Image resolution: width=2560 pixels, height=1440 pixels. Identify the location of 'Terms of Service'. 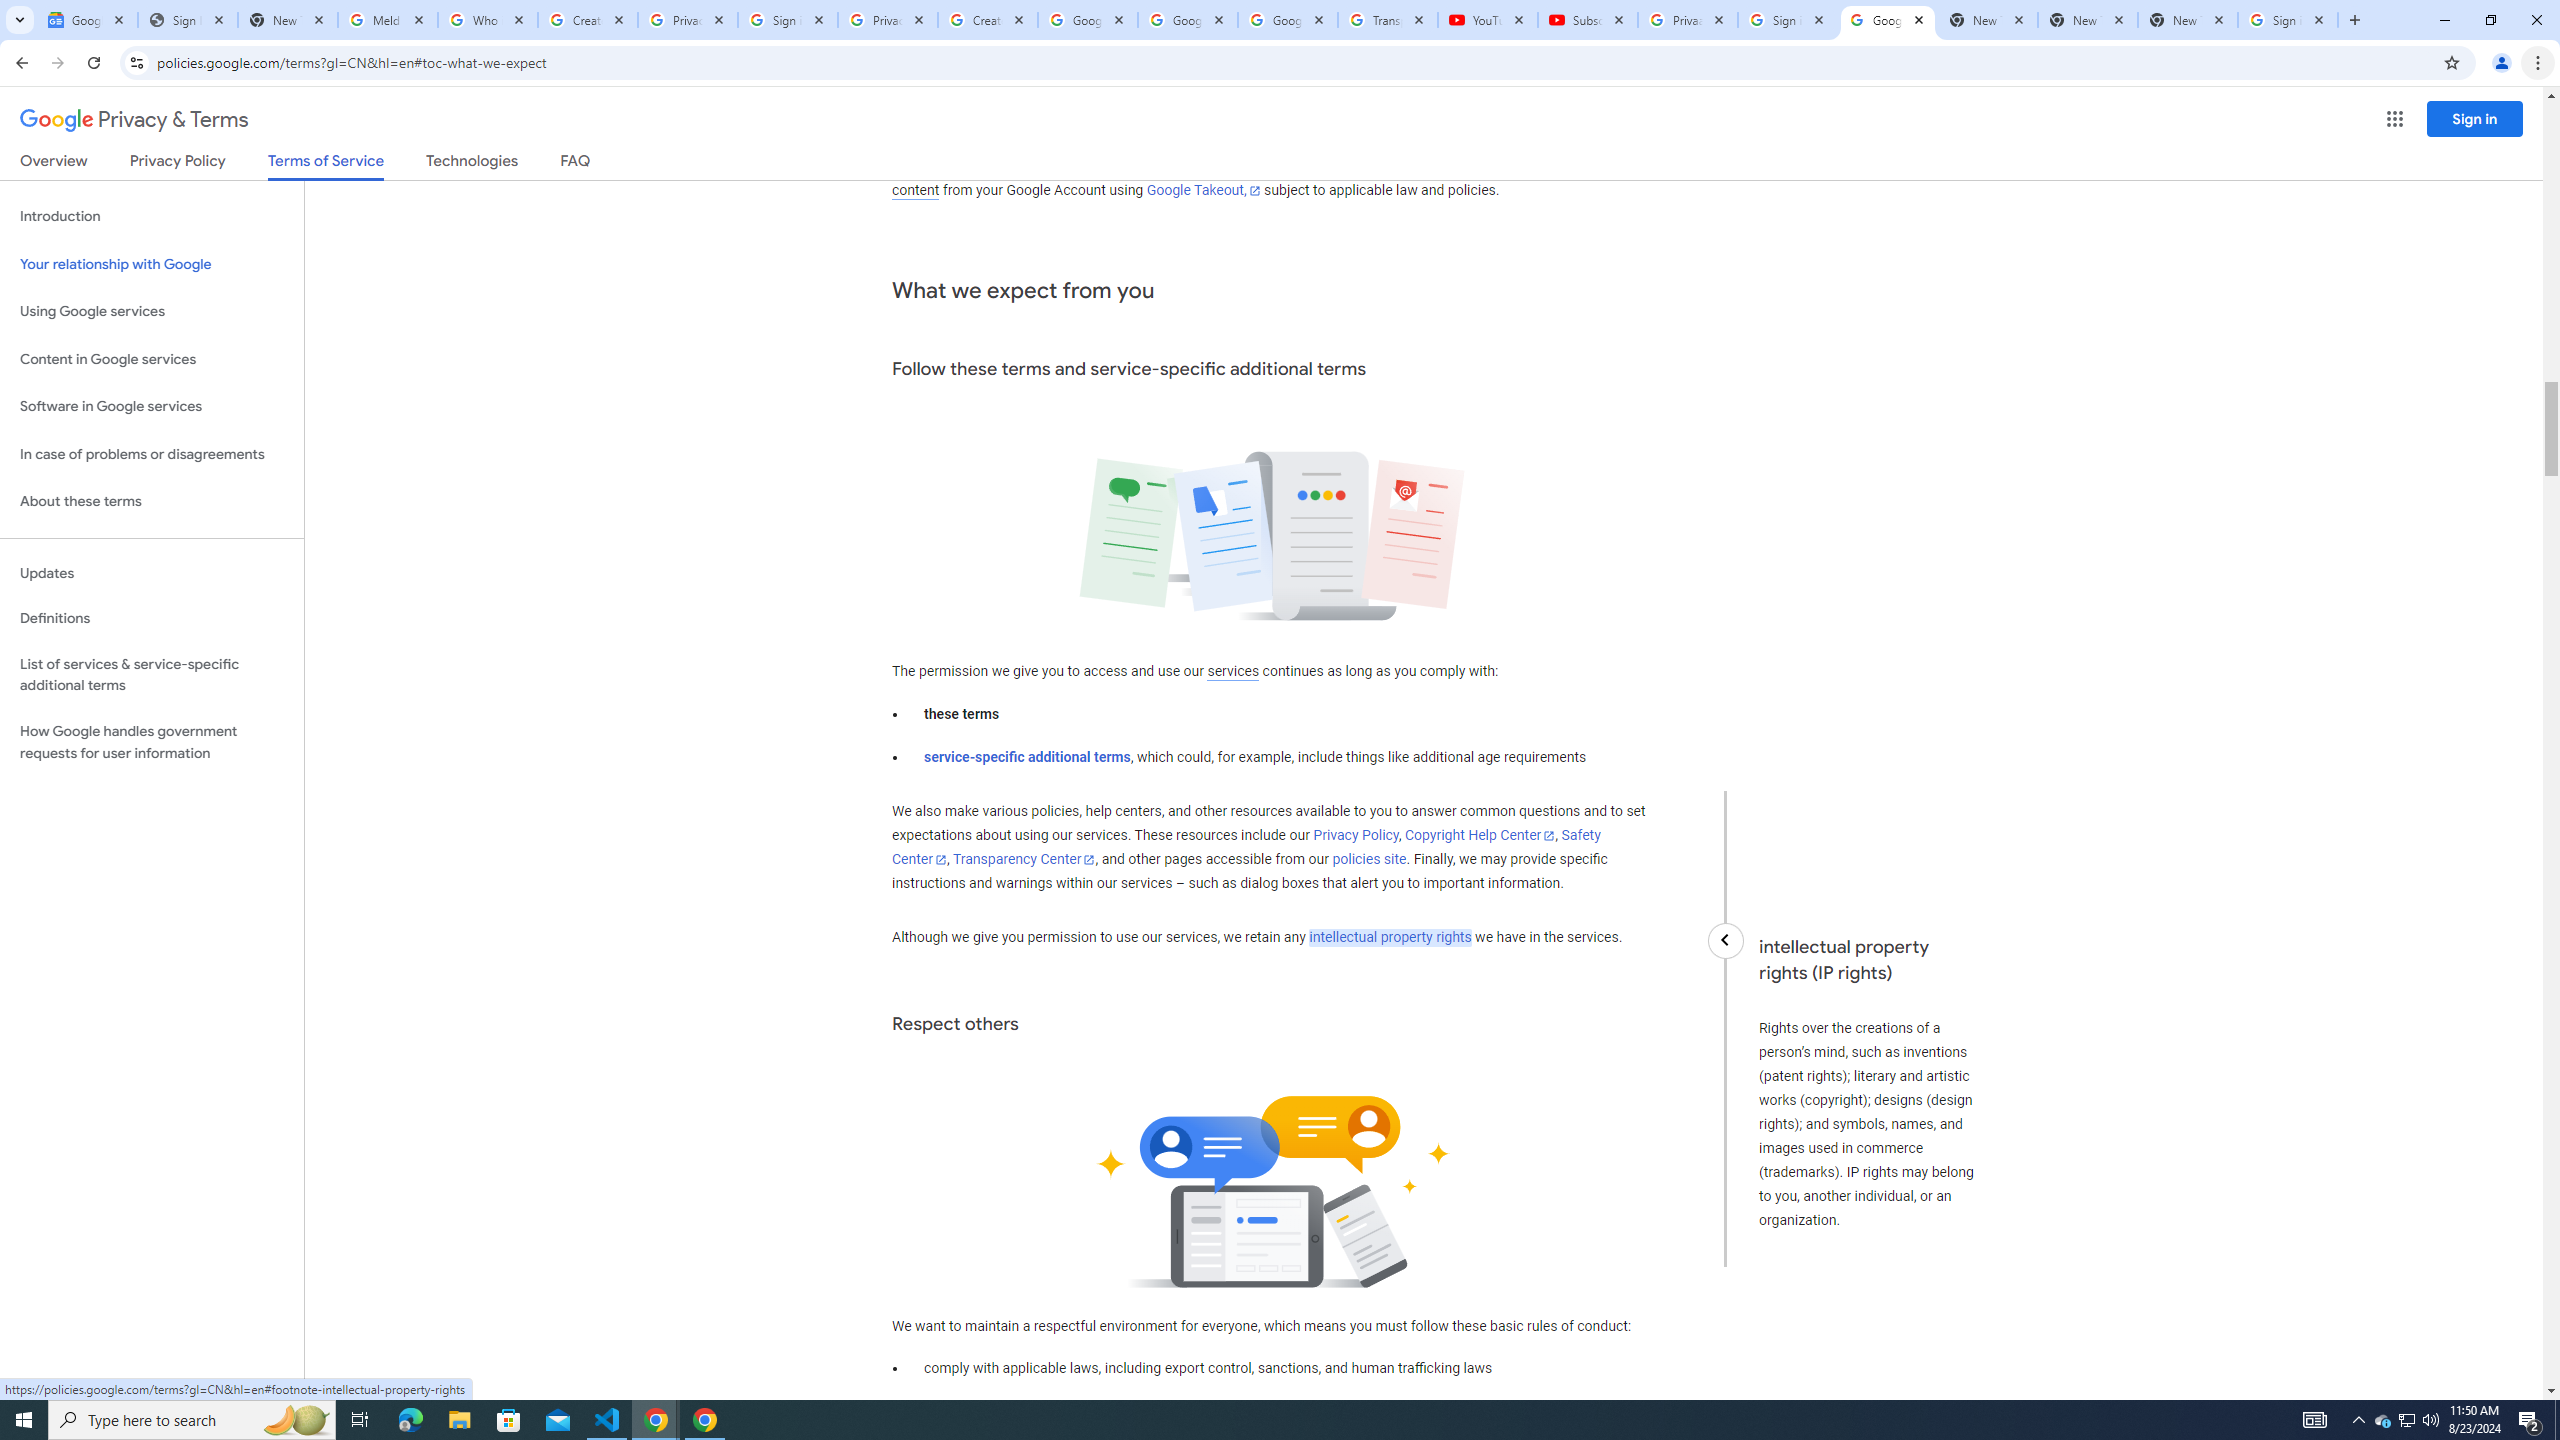
(325, 165).